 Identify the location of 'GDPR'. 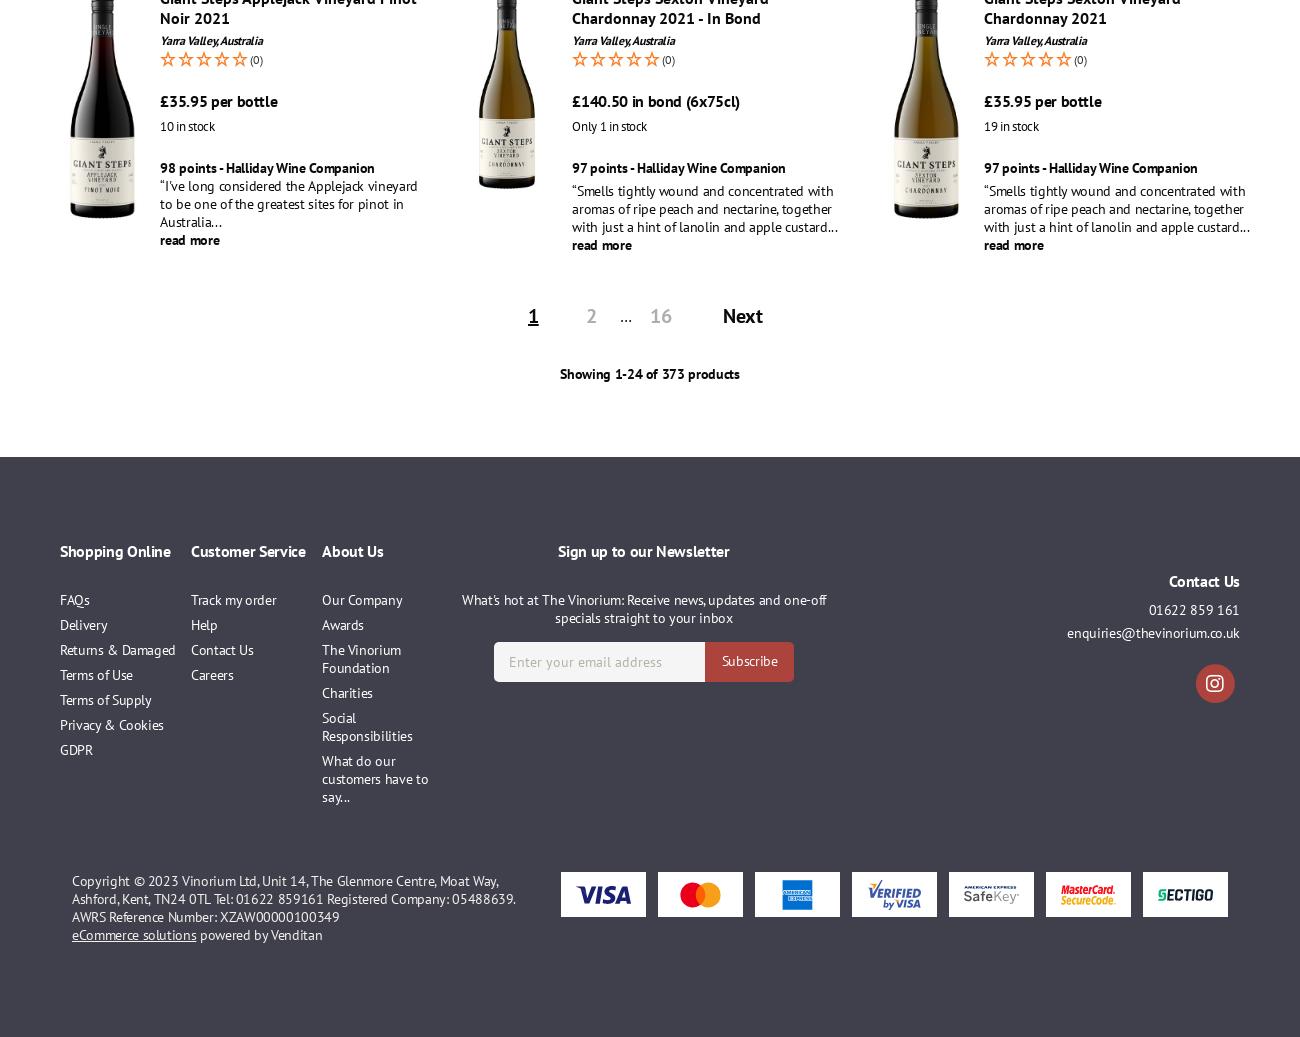
(76, 749).